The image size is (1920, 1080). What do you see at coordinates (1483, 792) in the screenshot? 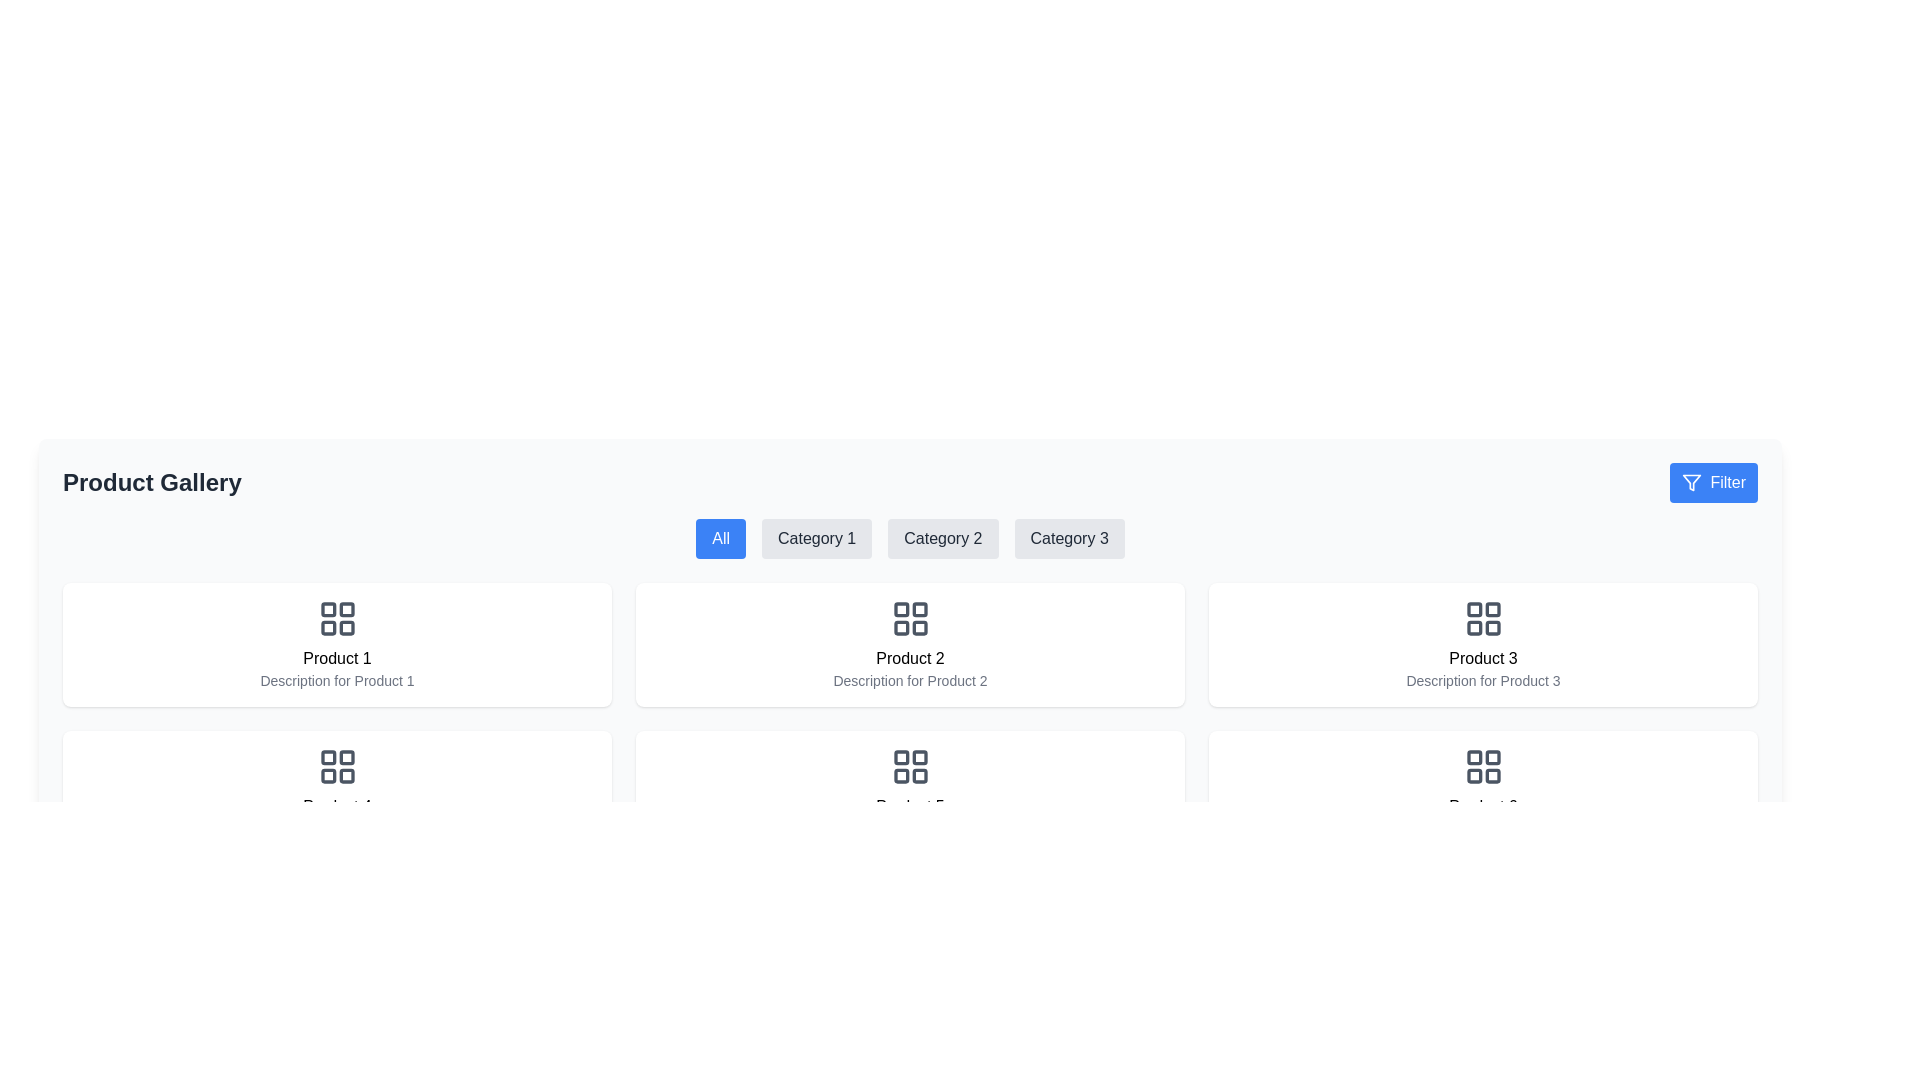
I see `the product card located in the bottom-right corner of the 3x2 grid layout` at bounding box center [1483, 792].